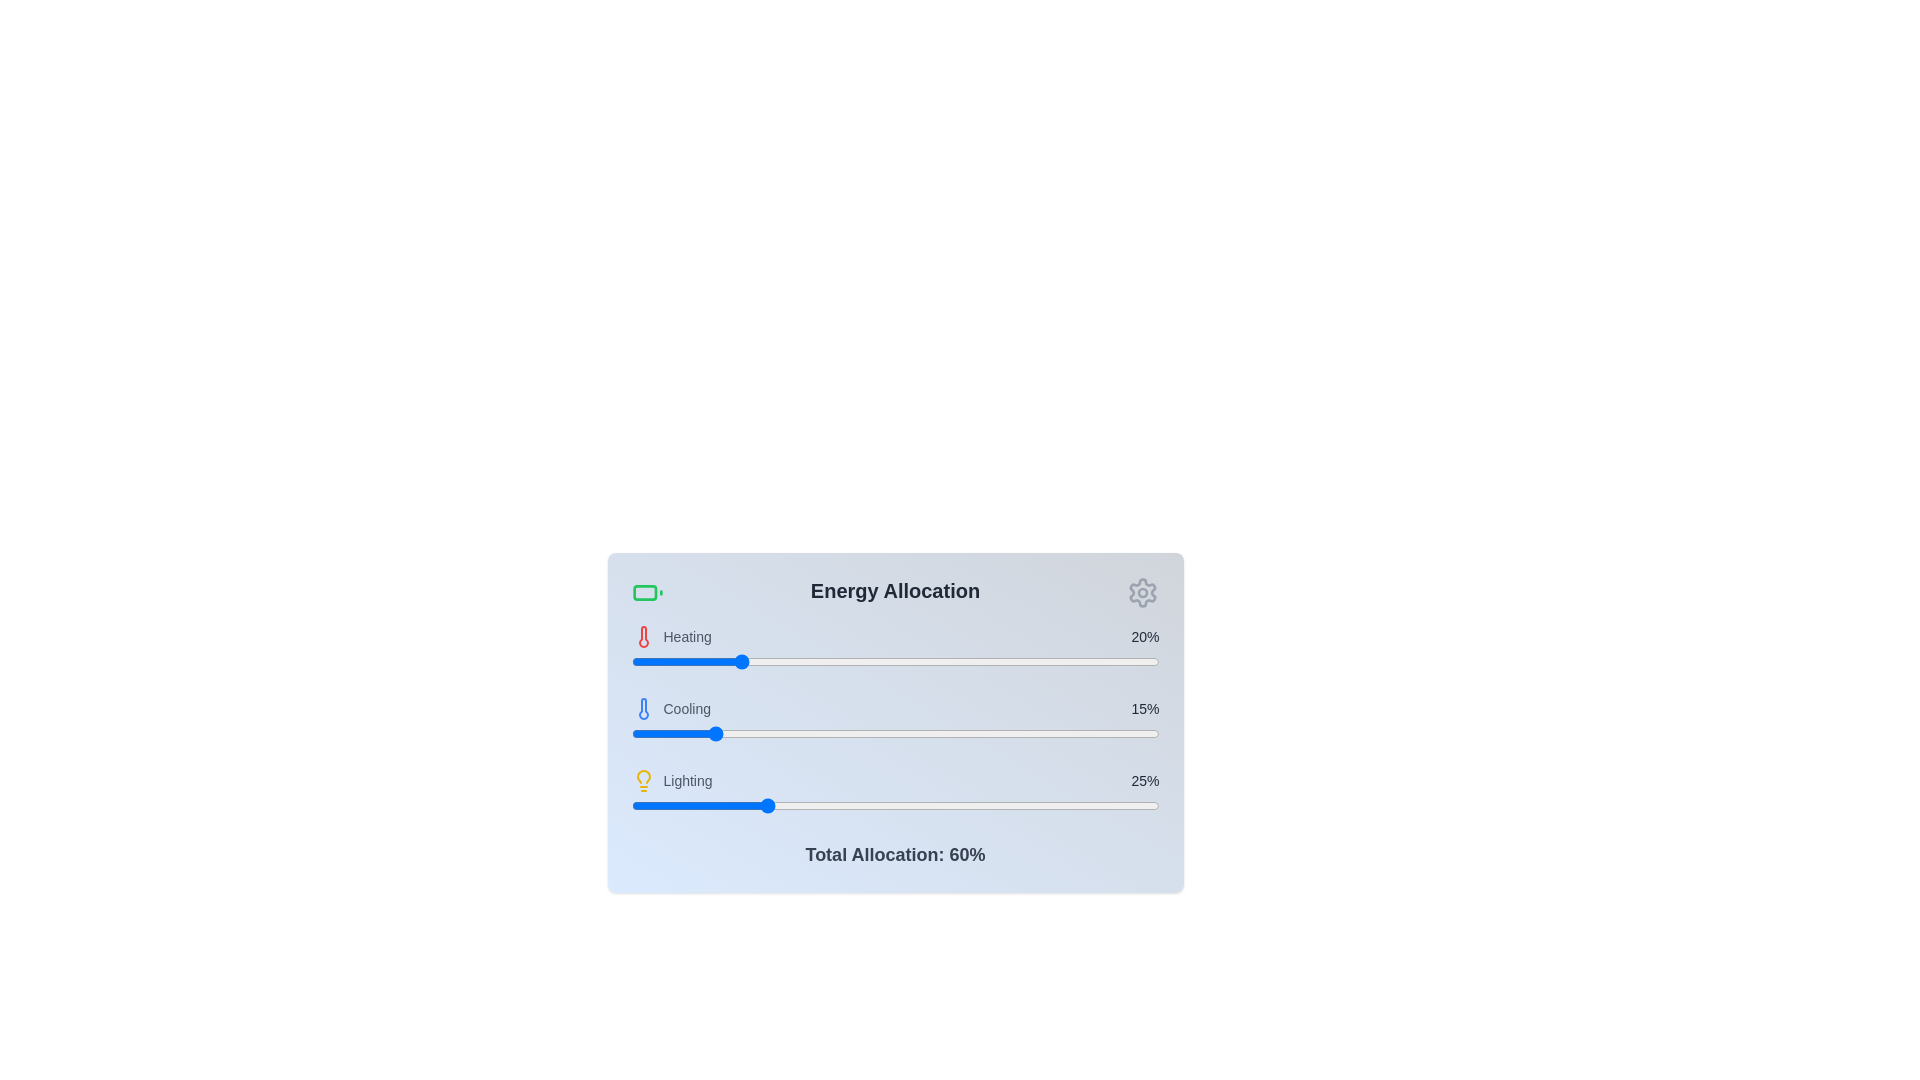  Describe the element at coordinates (957, 805) in the screenshot. I see `the lighting allocation slider to 62%` at that location.